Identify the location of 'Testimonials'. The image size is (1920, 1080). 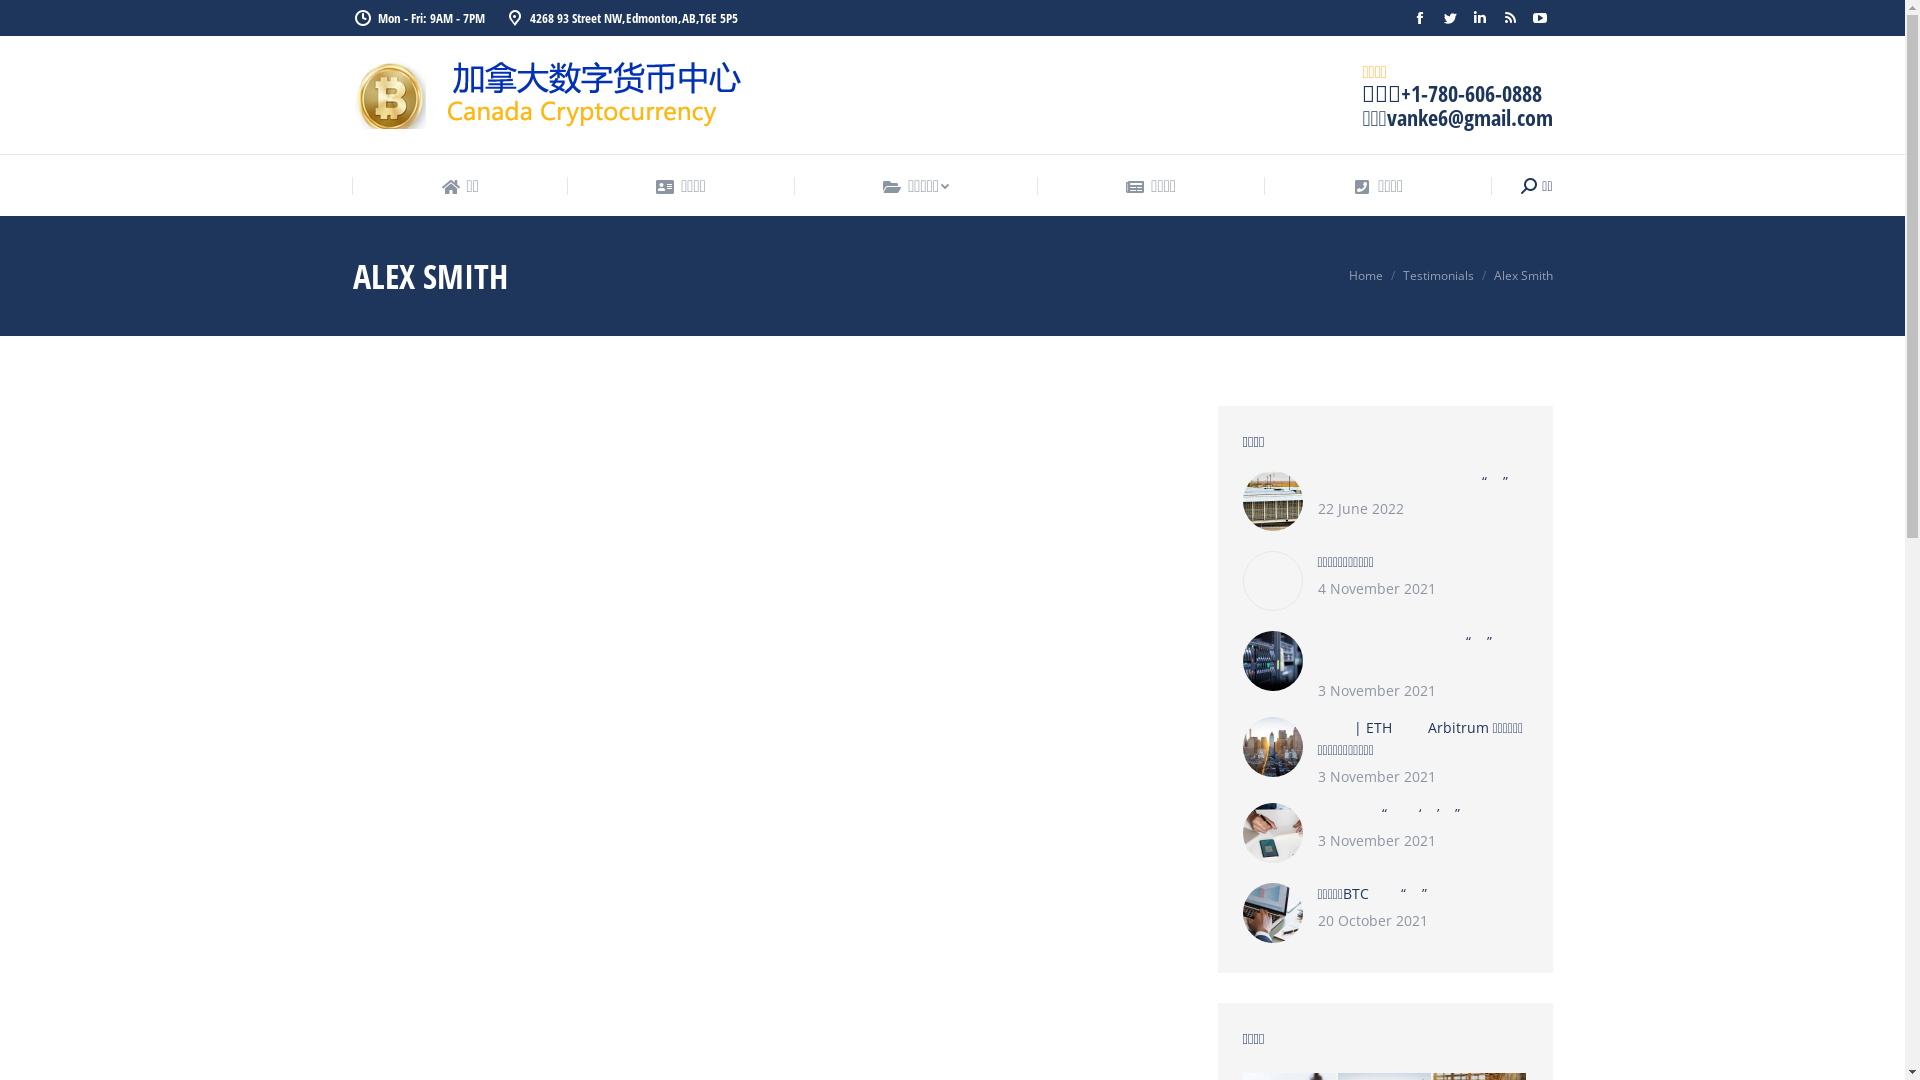
(1400, 275).